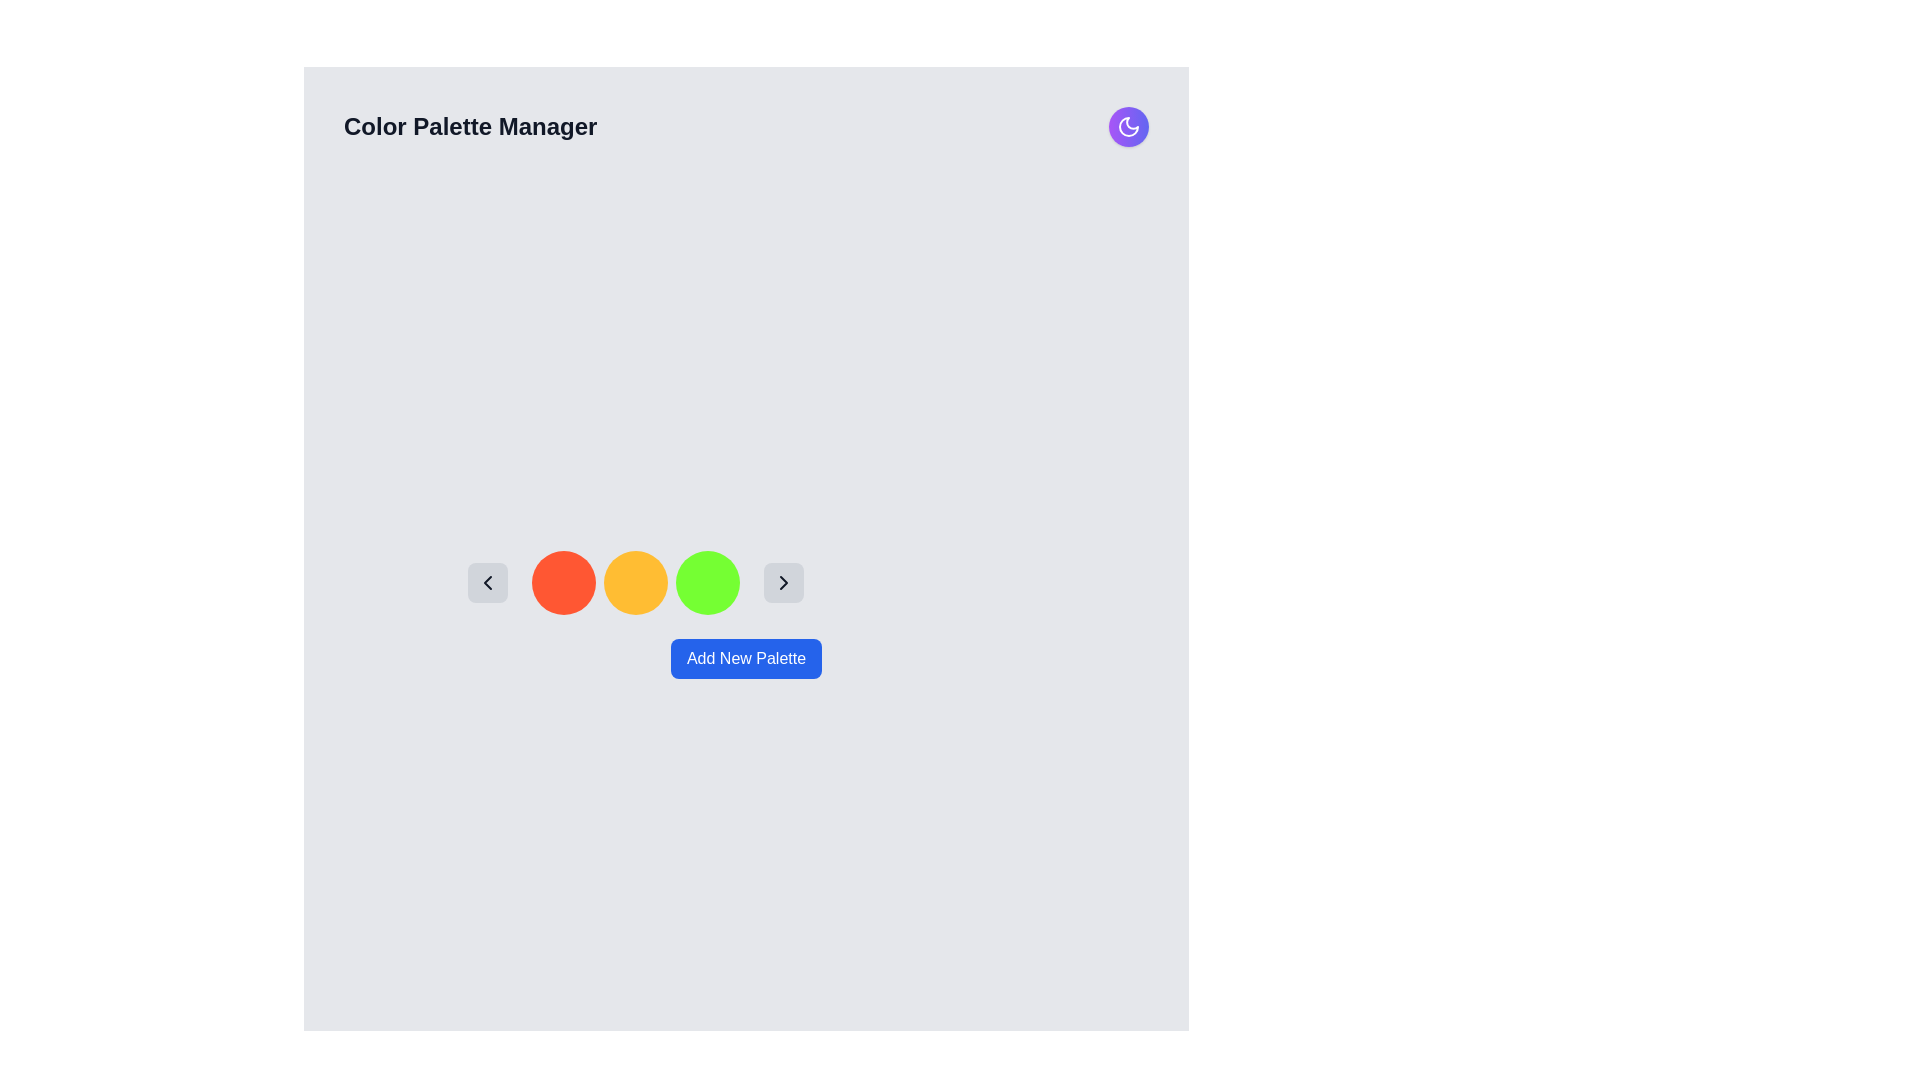 The width and height of the screenshot is (1920, 1080). Describe the element at coordinates (487, 582) in the screenshot. I see `the leftmost button with a light gray background and a black left-pointing chevron icon to interact with it` at that location.